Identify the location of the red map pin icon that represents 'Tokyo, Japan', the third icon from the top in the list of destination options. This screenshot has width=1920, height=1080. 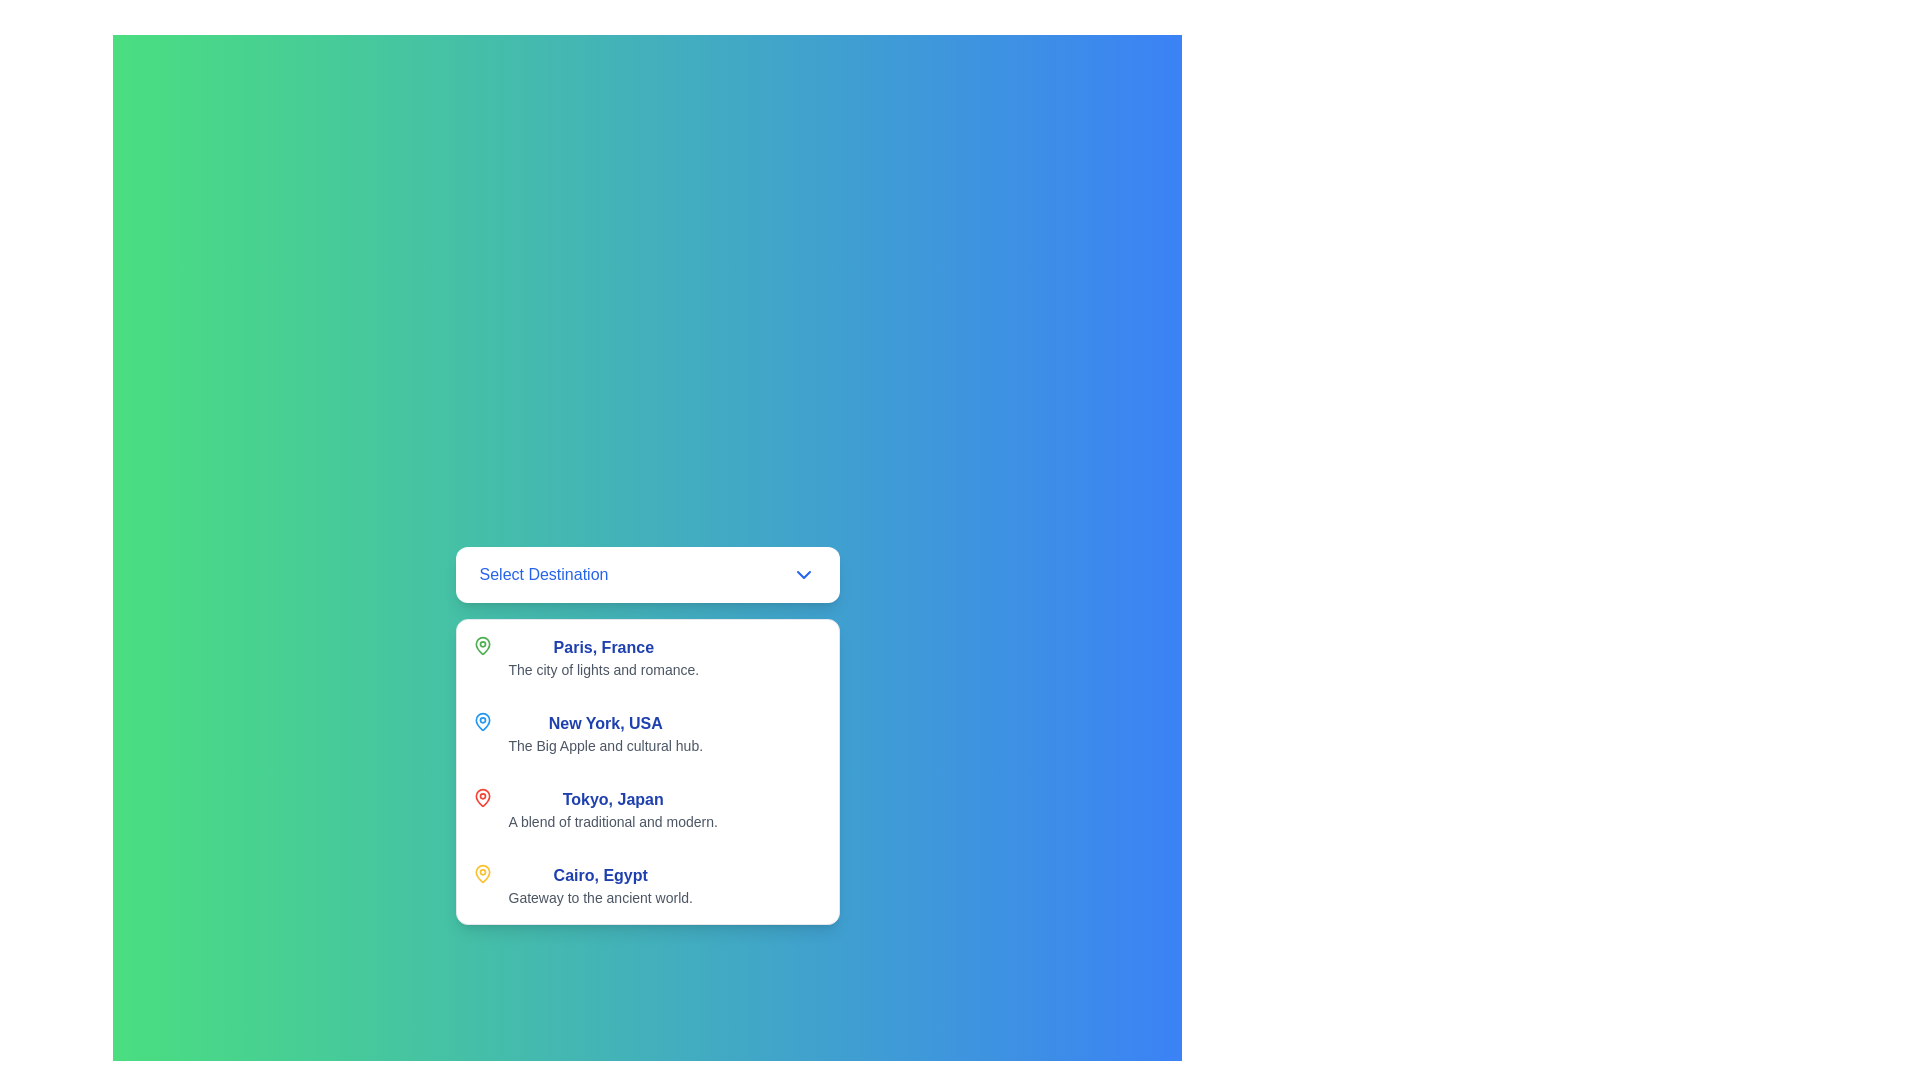
(482, 797).